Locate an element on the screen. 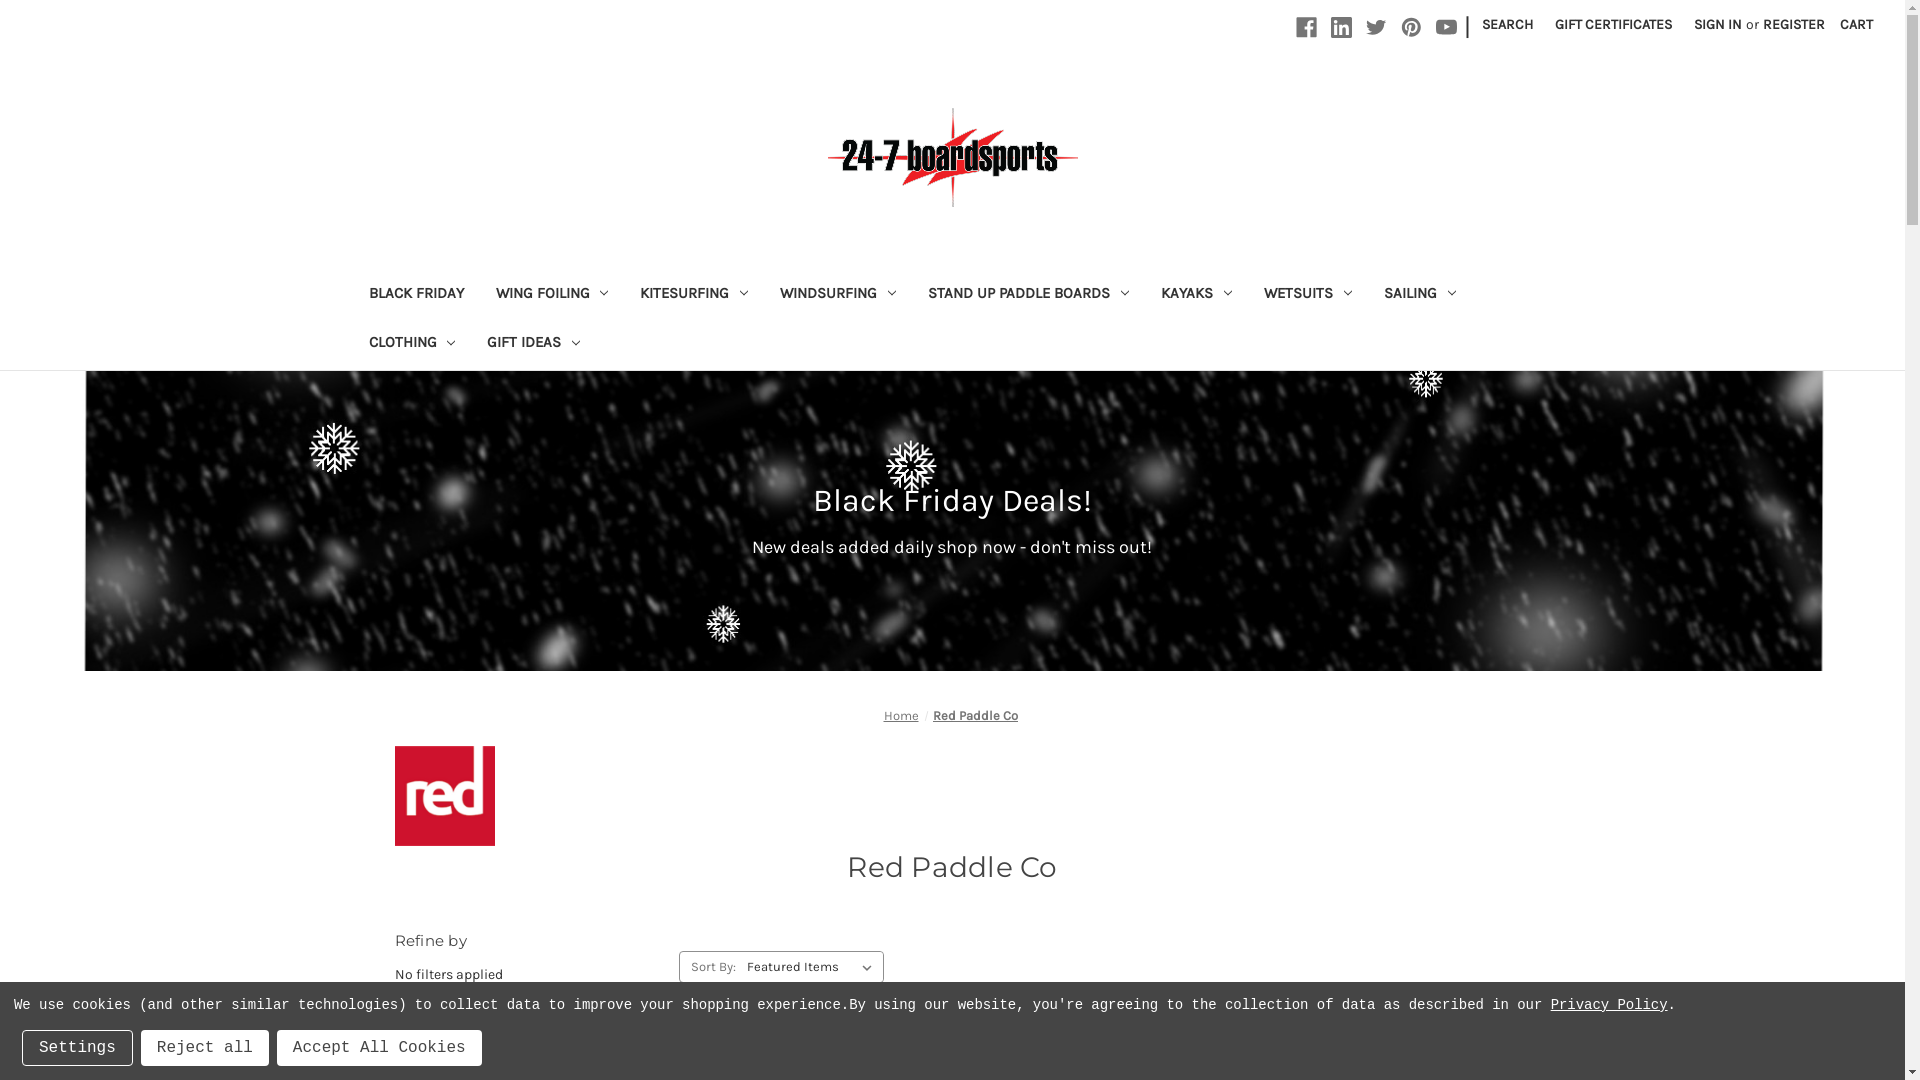 The width and height of the screenshot is (1920, 1080). 'Linkedin' is located at coordinates (1341, 27).